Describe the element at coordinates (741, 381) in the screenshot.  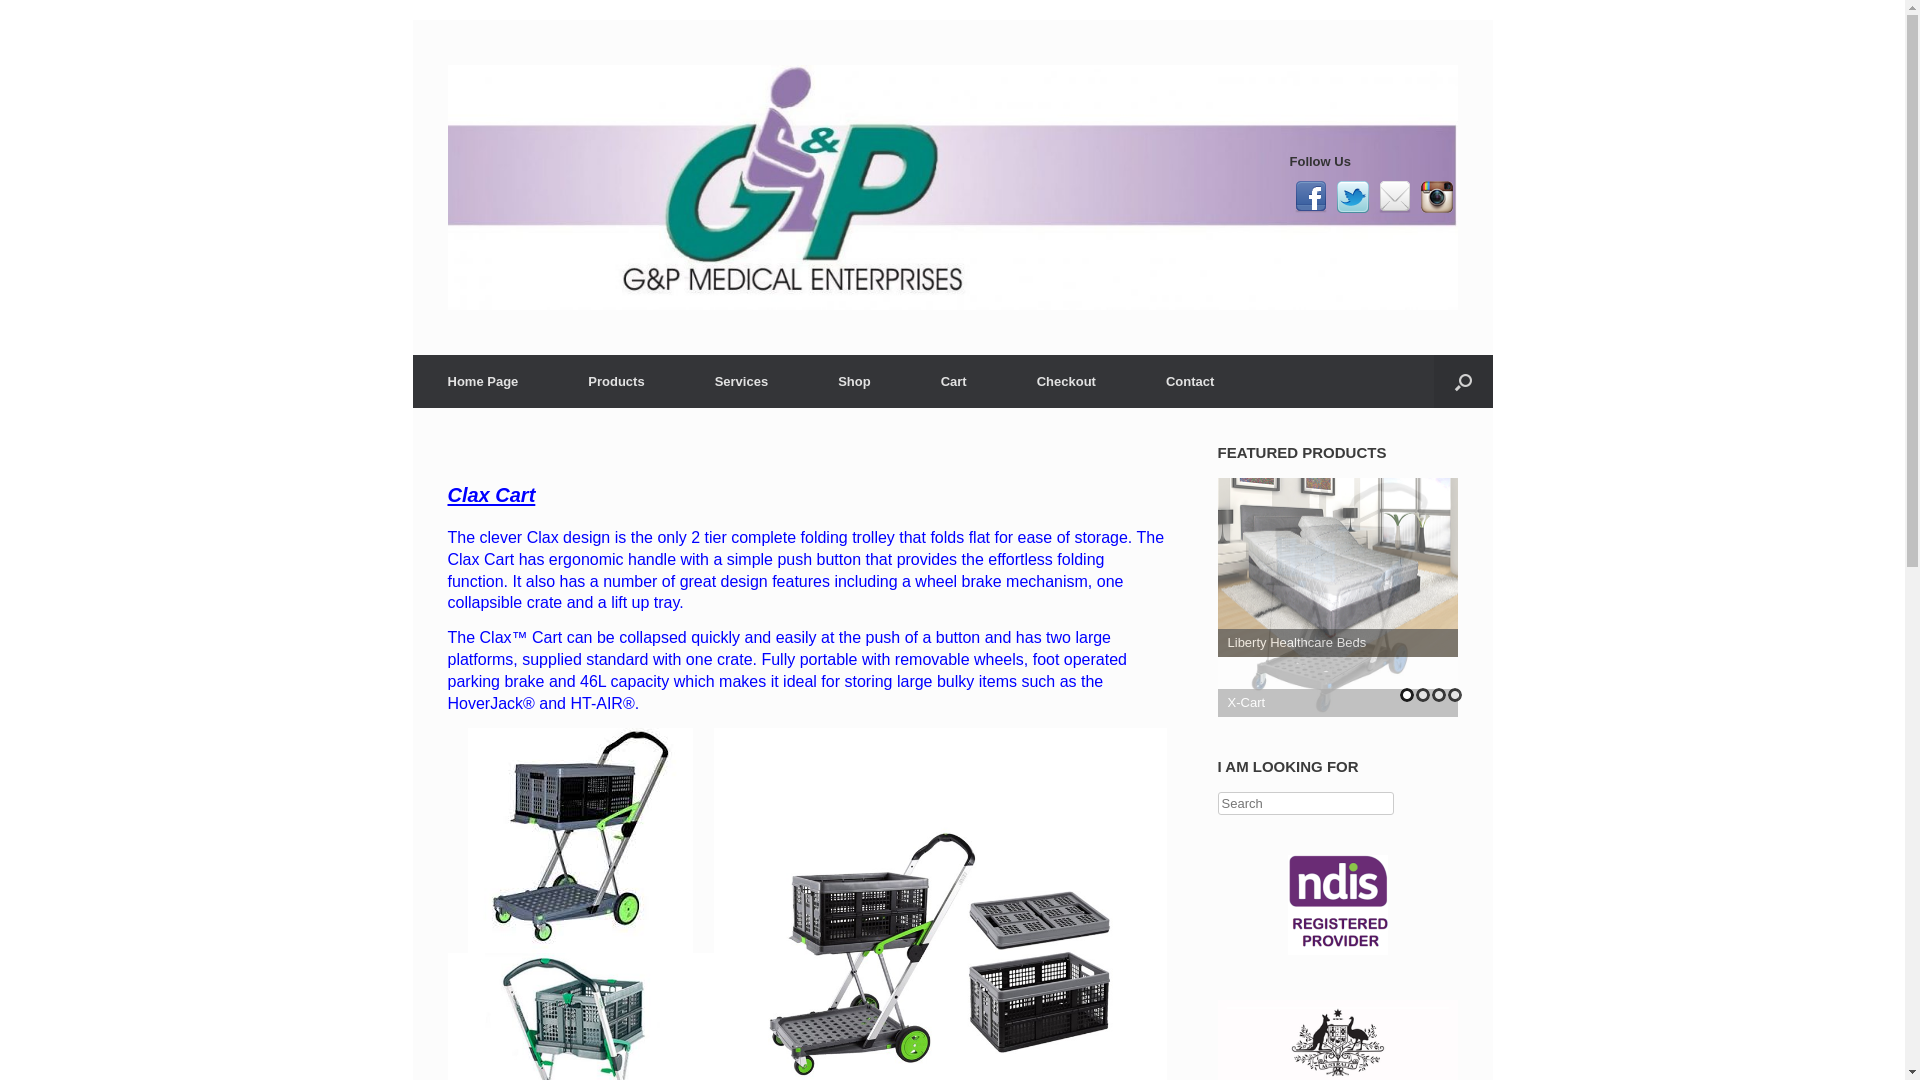
I see `'Services'` at that location.